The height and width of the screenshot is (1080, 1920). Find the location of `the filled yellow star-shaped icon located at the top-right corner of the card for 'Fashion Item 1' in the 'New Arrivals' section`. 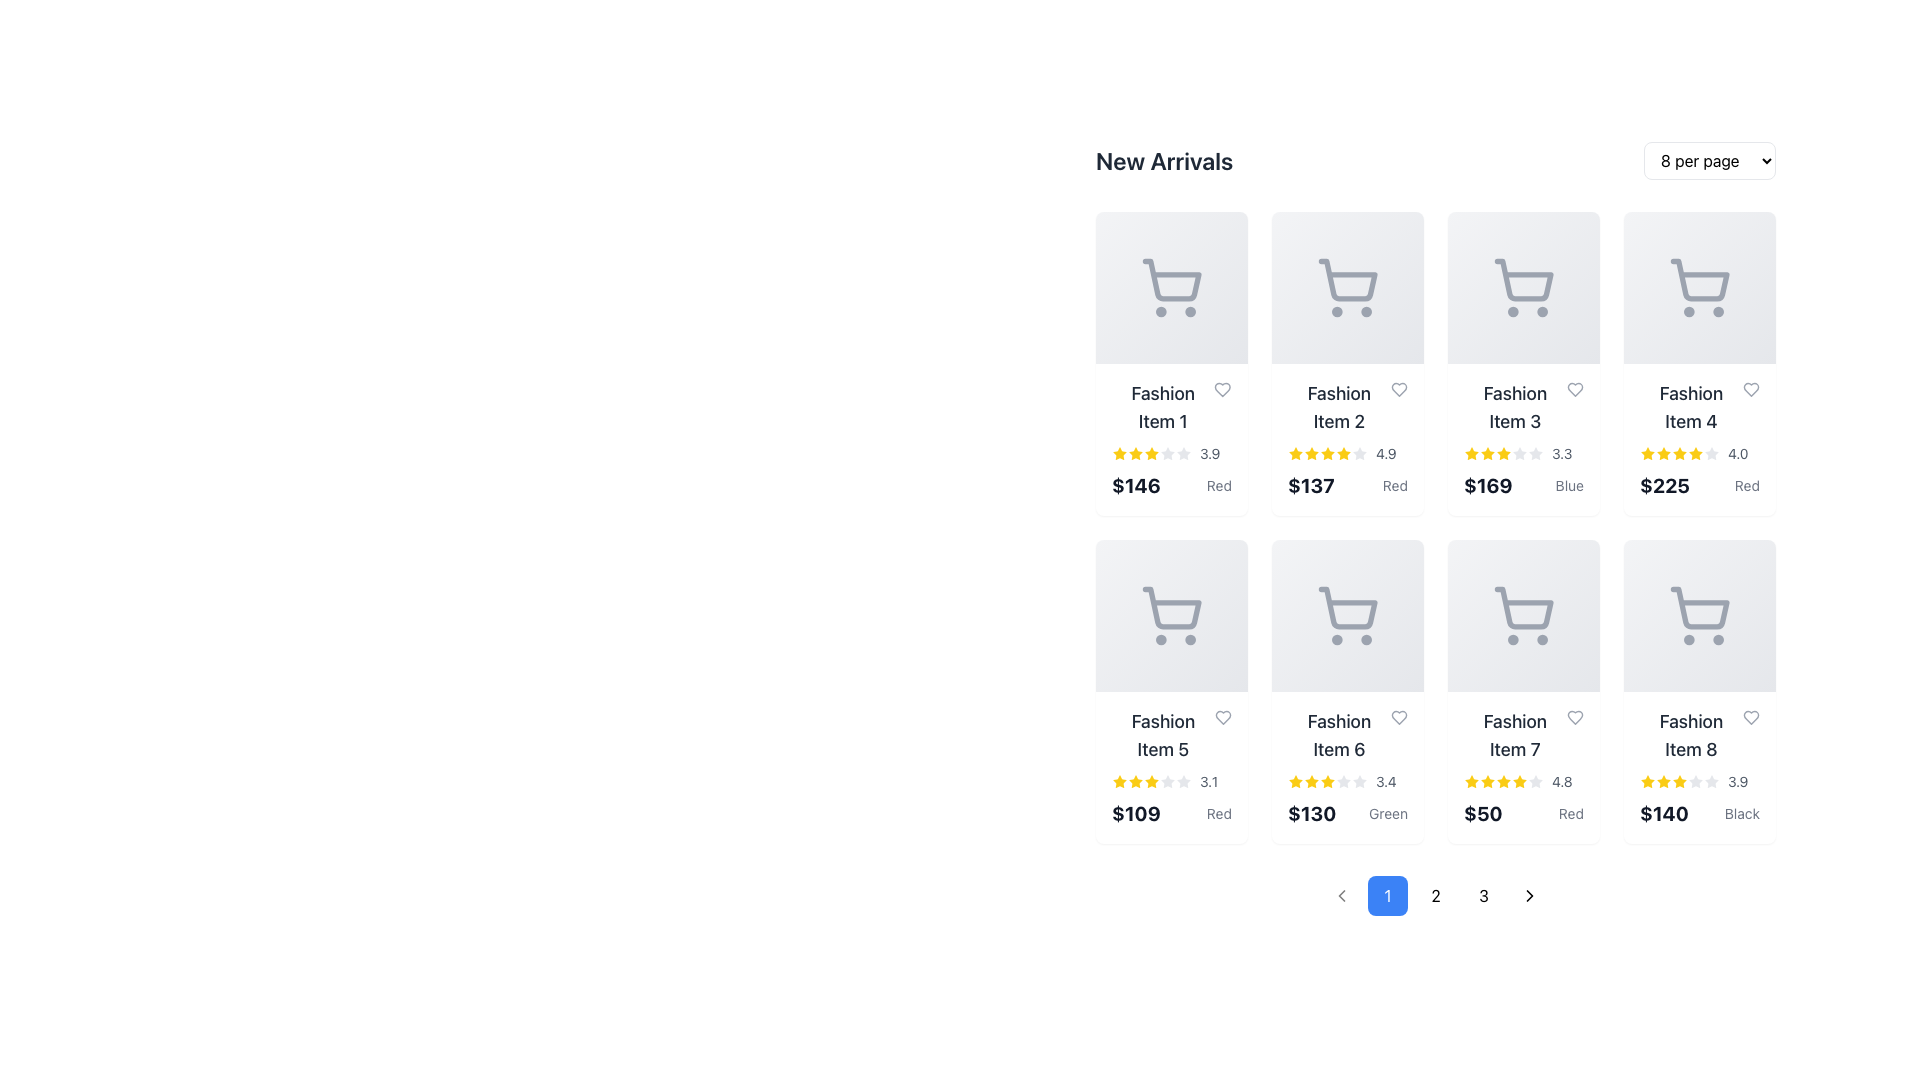

the filled yellow star-shaped icon located at the top-right corner of the card for 'Fashion Item 1' in the 'New Arrivals' section is located at coordinates (1472, 453).